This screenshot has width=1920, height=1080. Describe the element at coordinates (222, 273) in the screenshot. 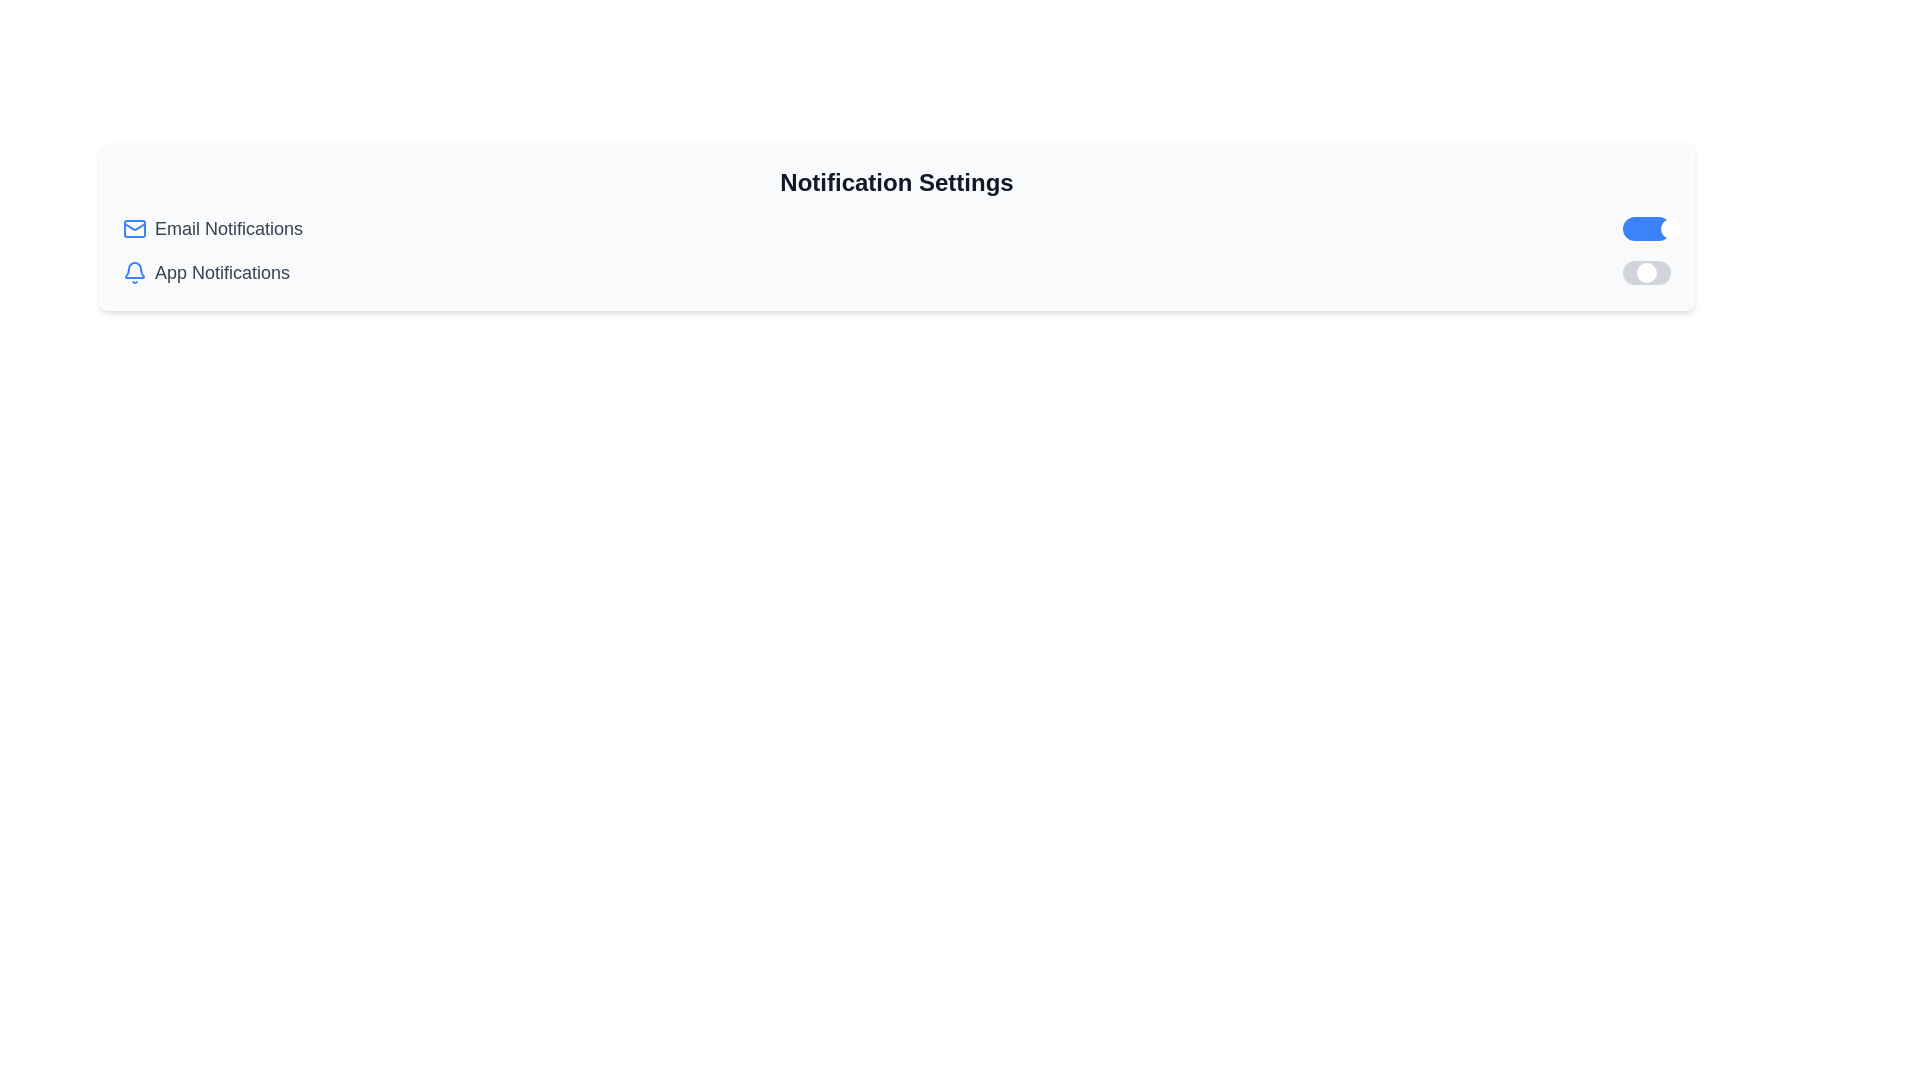

I see `the 'App Notifications' text label, which is styled with a larger font size and gray color, located` at that location.